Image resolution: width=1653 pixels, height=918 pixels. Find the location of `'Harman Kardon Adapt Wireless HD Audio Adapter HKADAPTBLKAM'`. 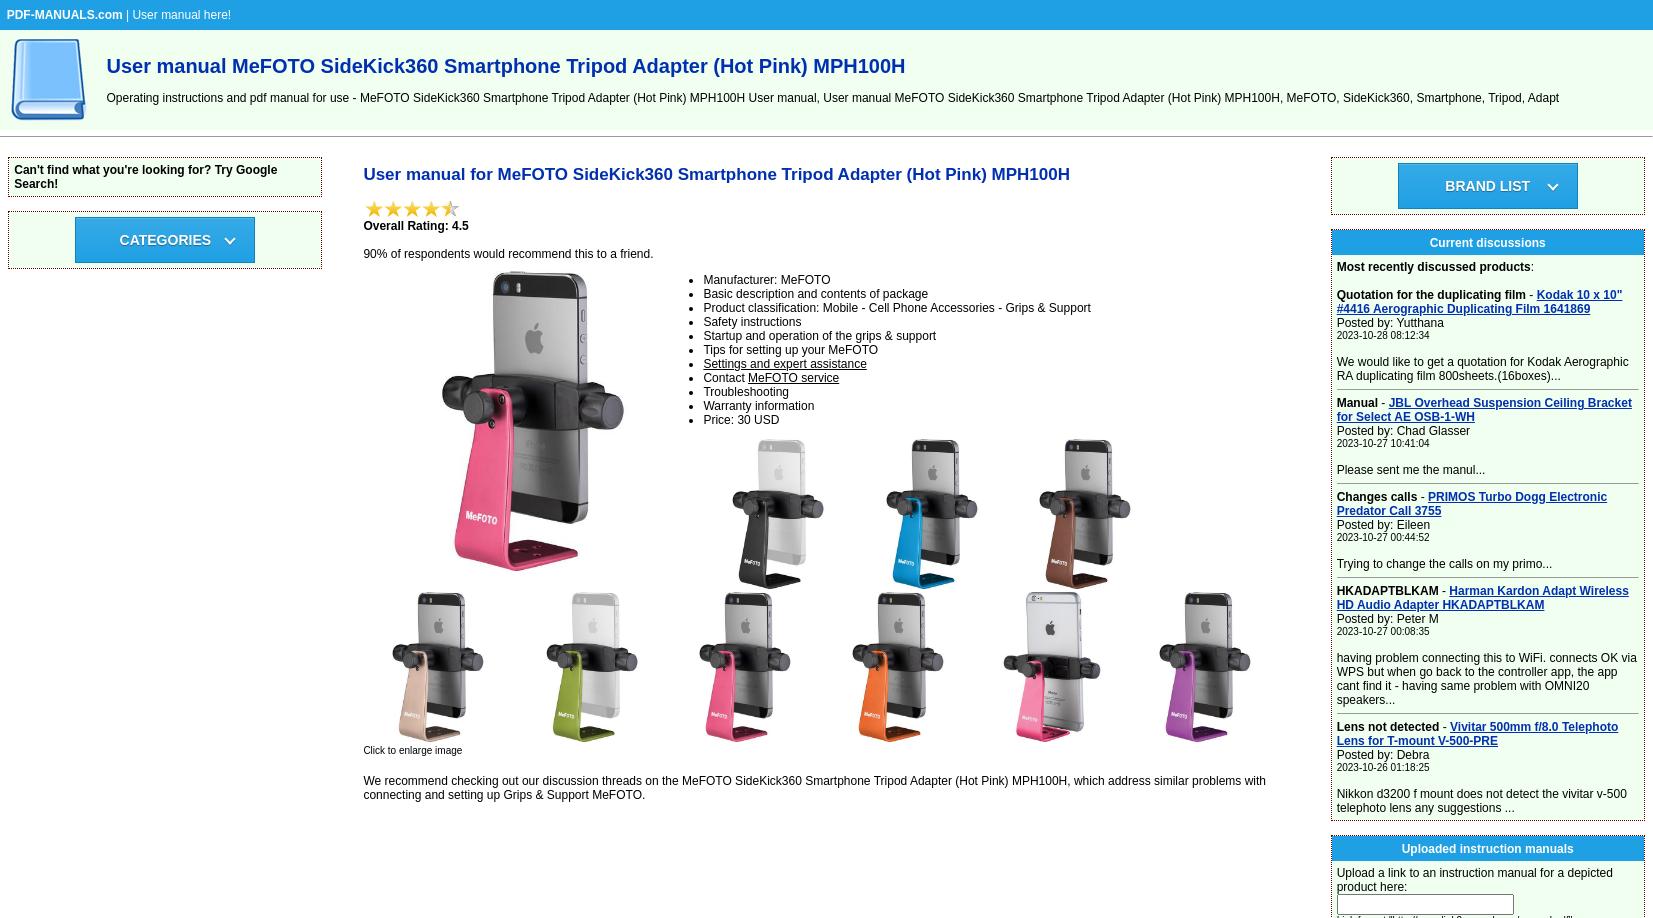

'Harman Kardon Adapt Wireless HD Audio Adapter HKADAPTBLKAM' is located at coordinates (1482, 596).